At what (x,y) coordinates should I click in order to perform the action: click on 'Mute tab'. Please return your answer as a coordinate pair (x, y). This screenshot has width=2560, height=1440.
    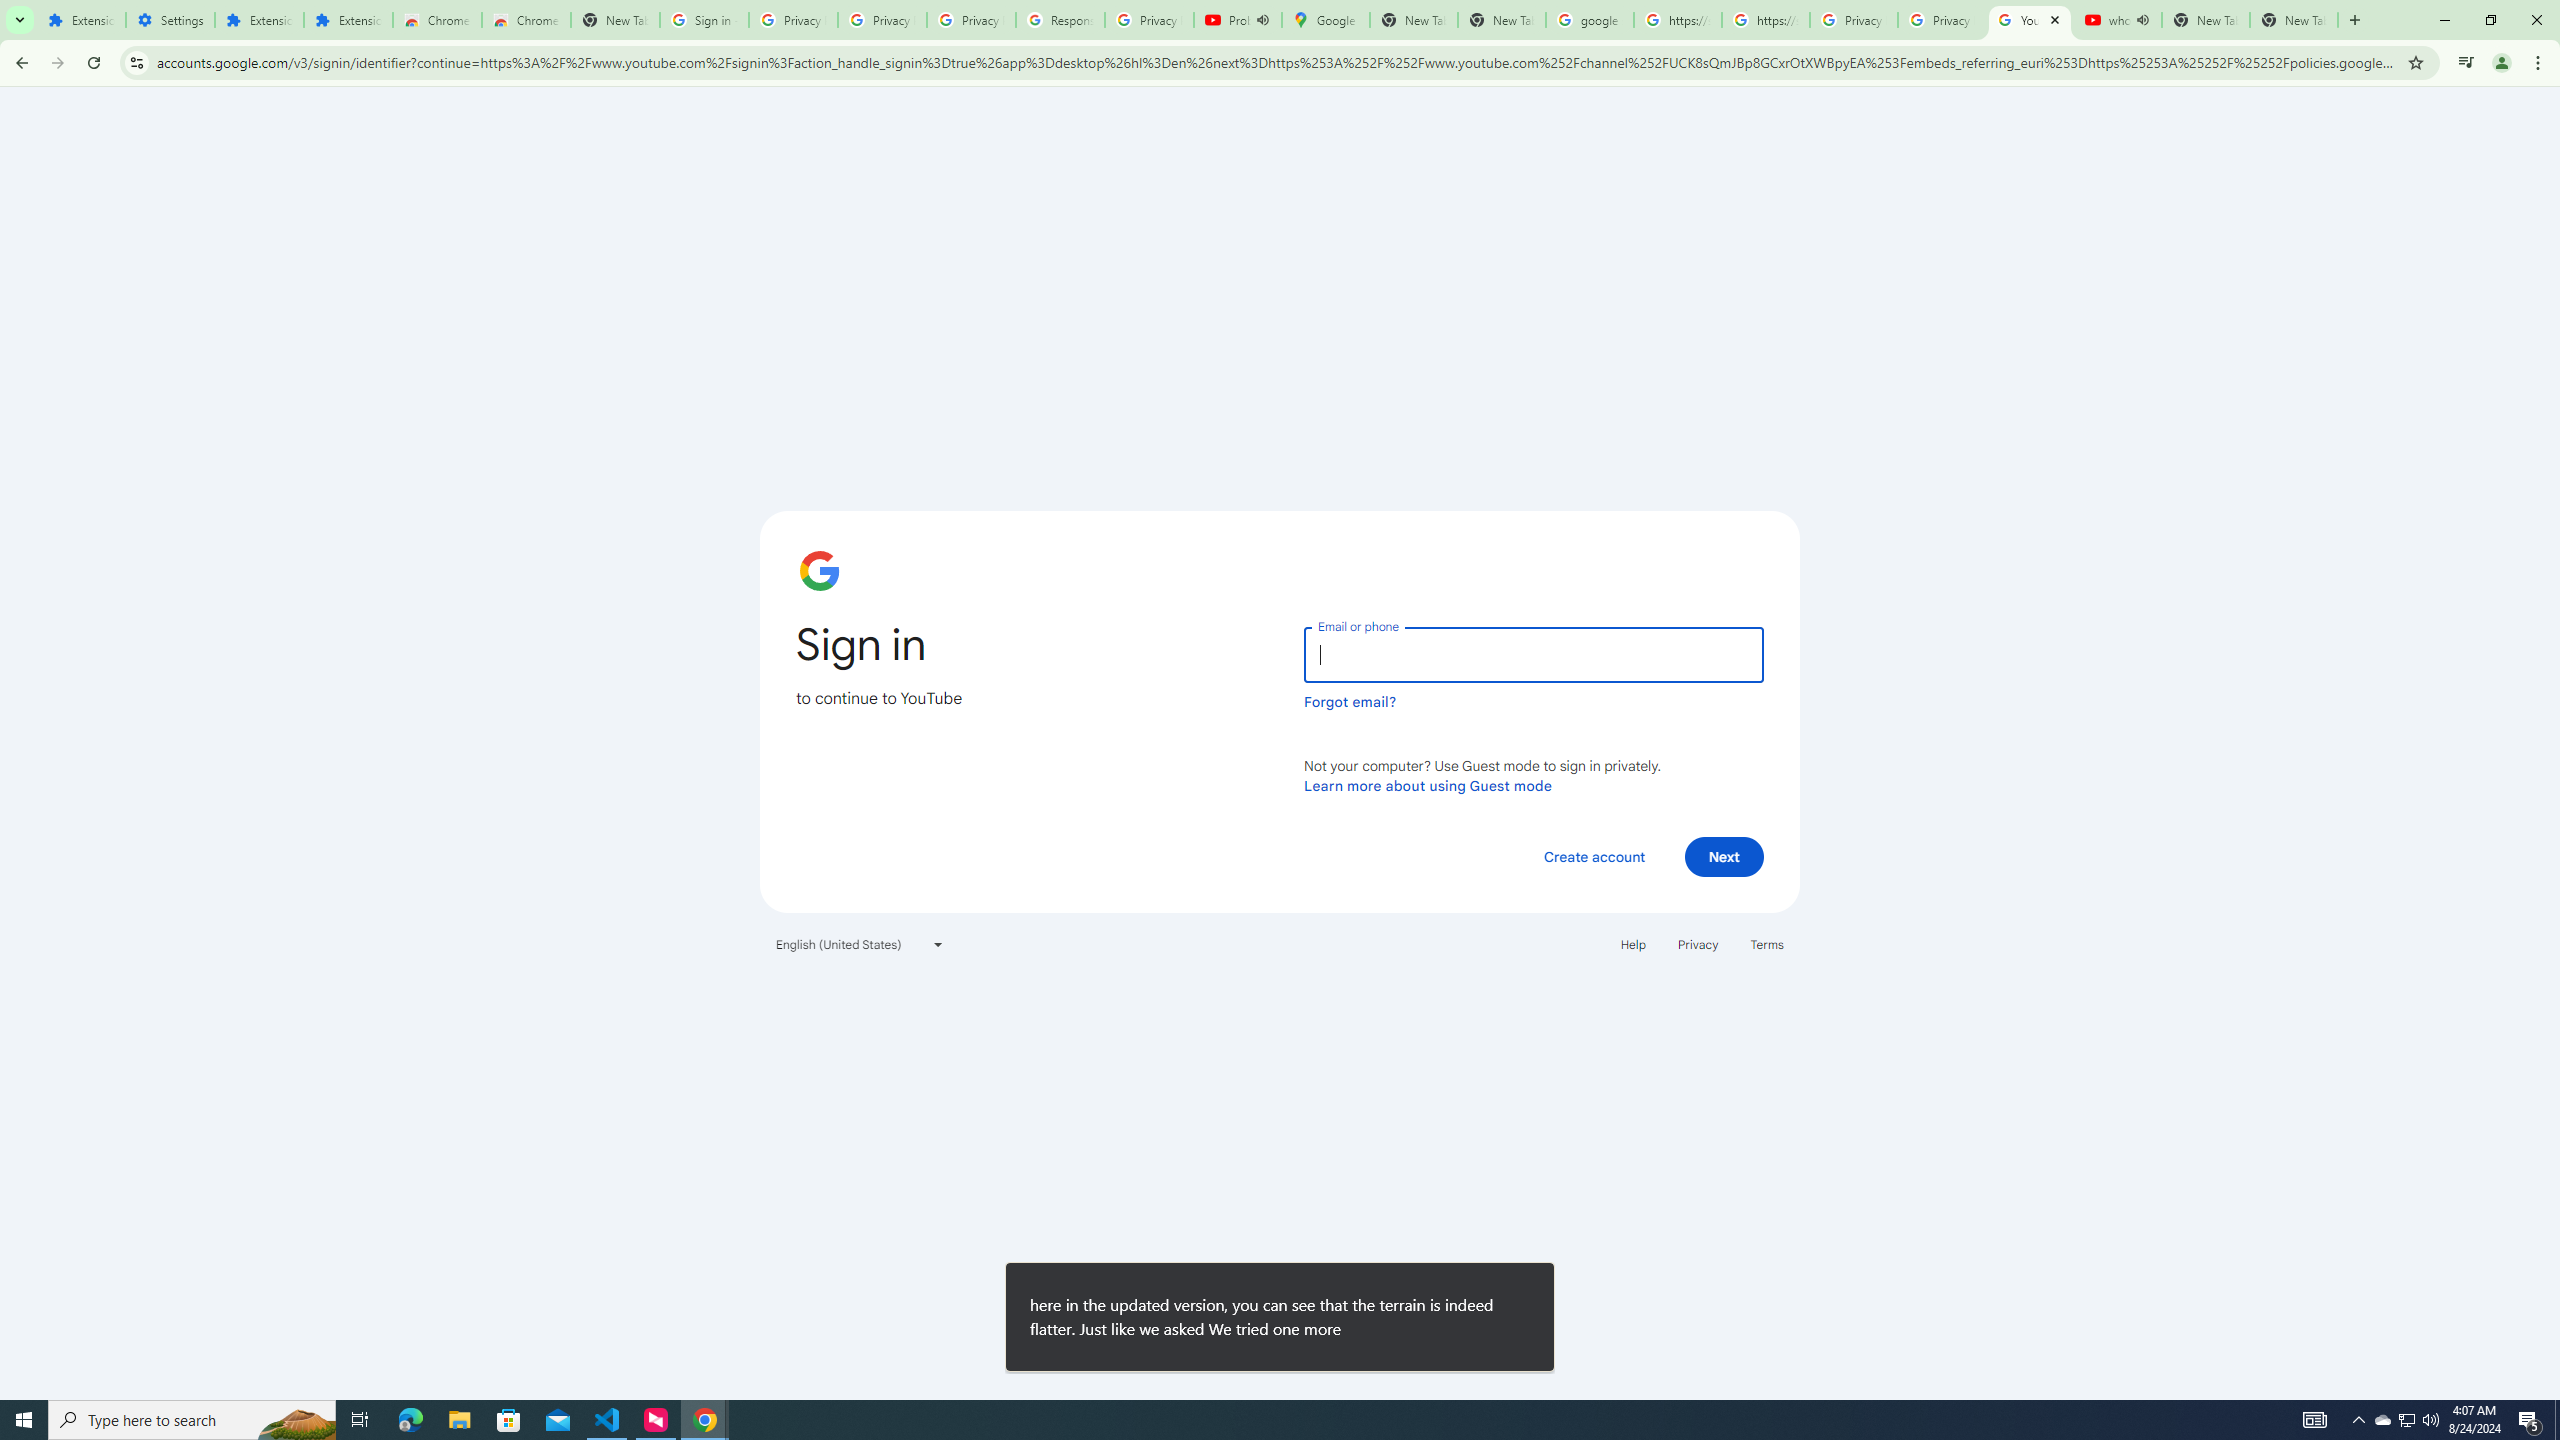
    Looking at the image, I should click on (2141, 19).